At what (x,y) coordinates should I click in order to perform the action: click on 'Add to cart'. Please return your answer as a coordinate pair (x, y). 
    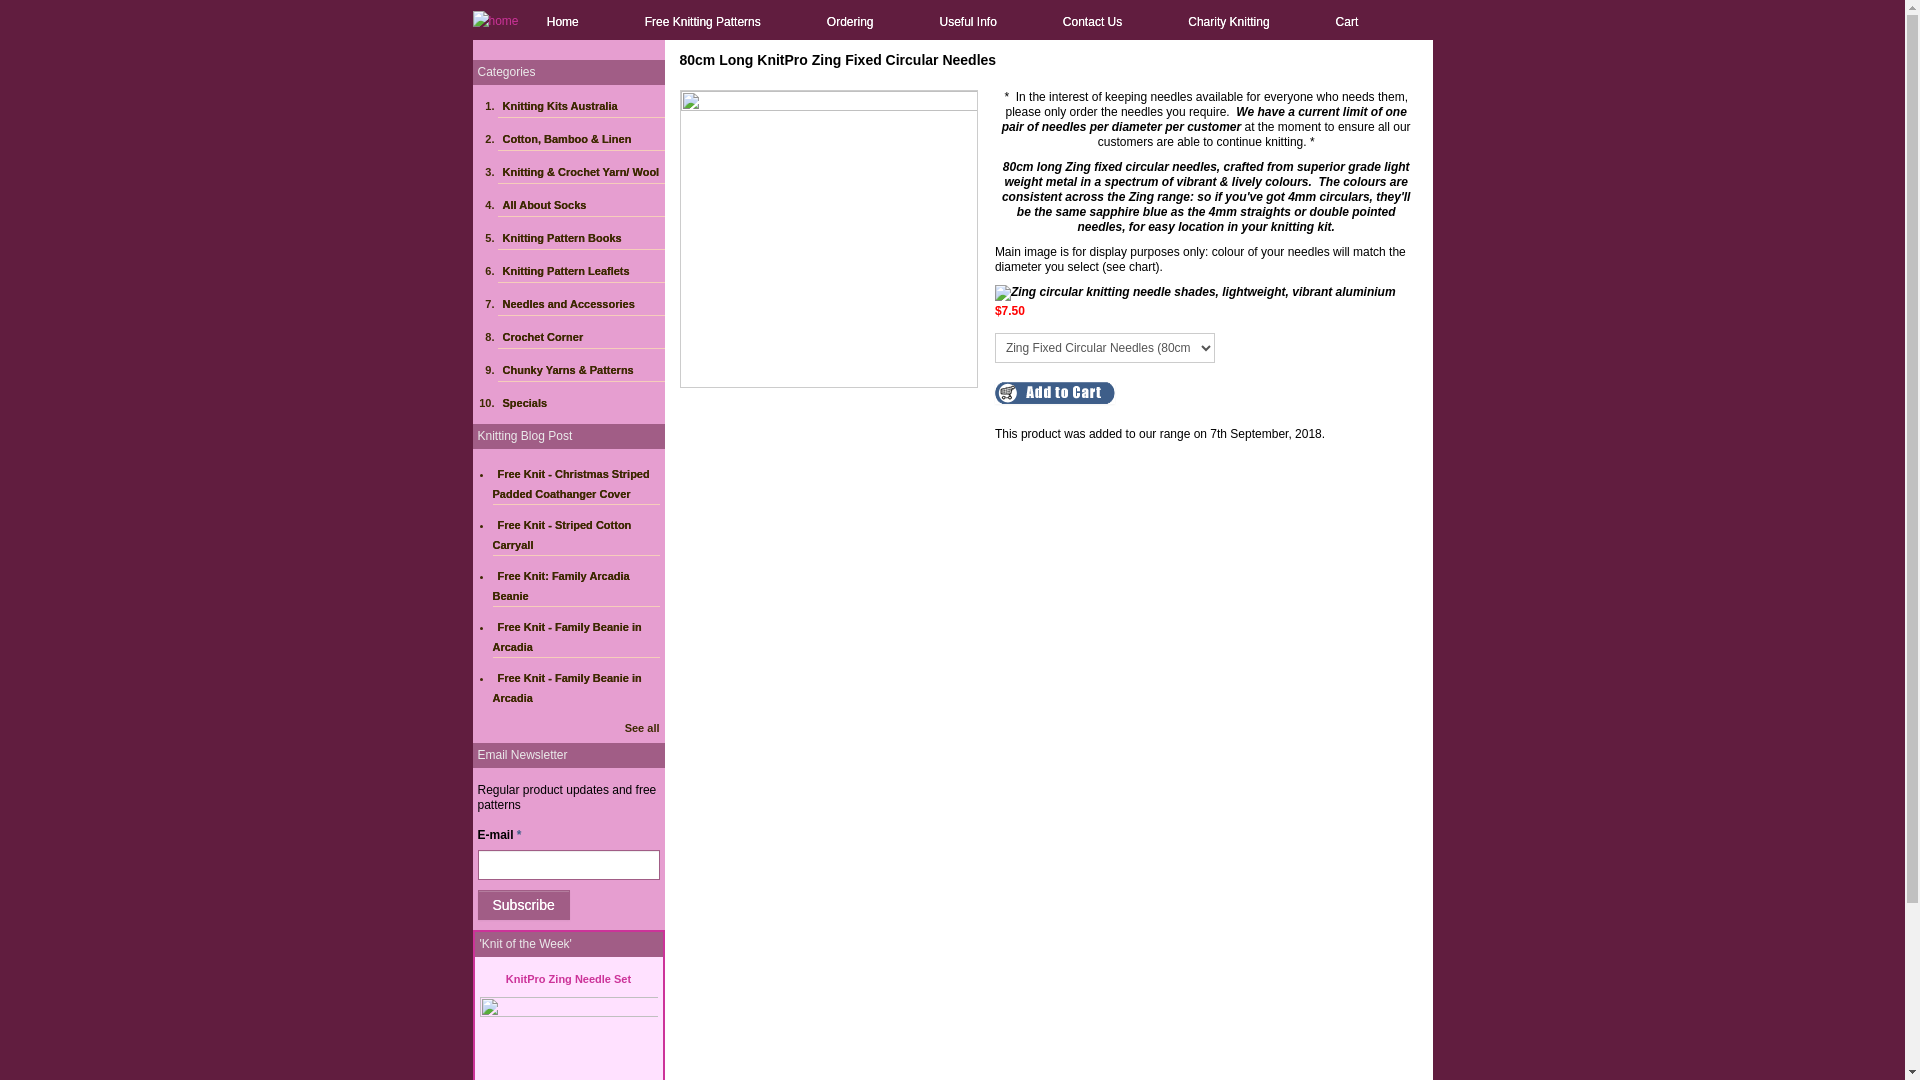
    Looking at the image, I should click on (1054, 393).